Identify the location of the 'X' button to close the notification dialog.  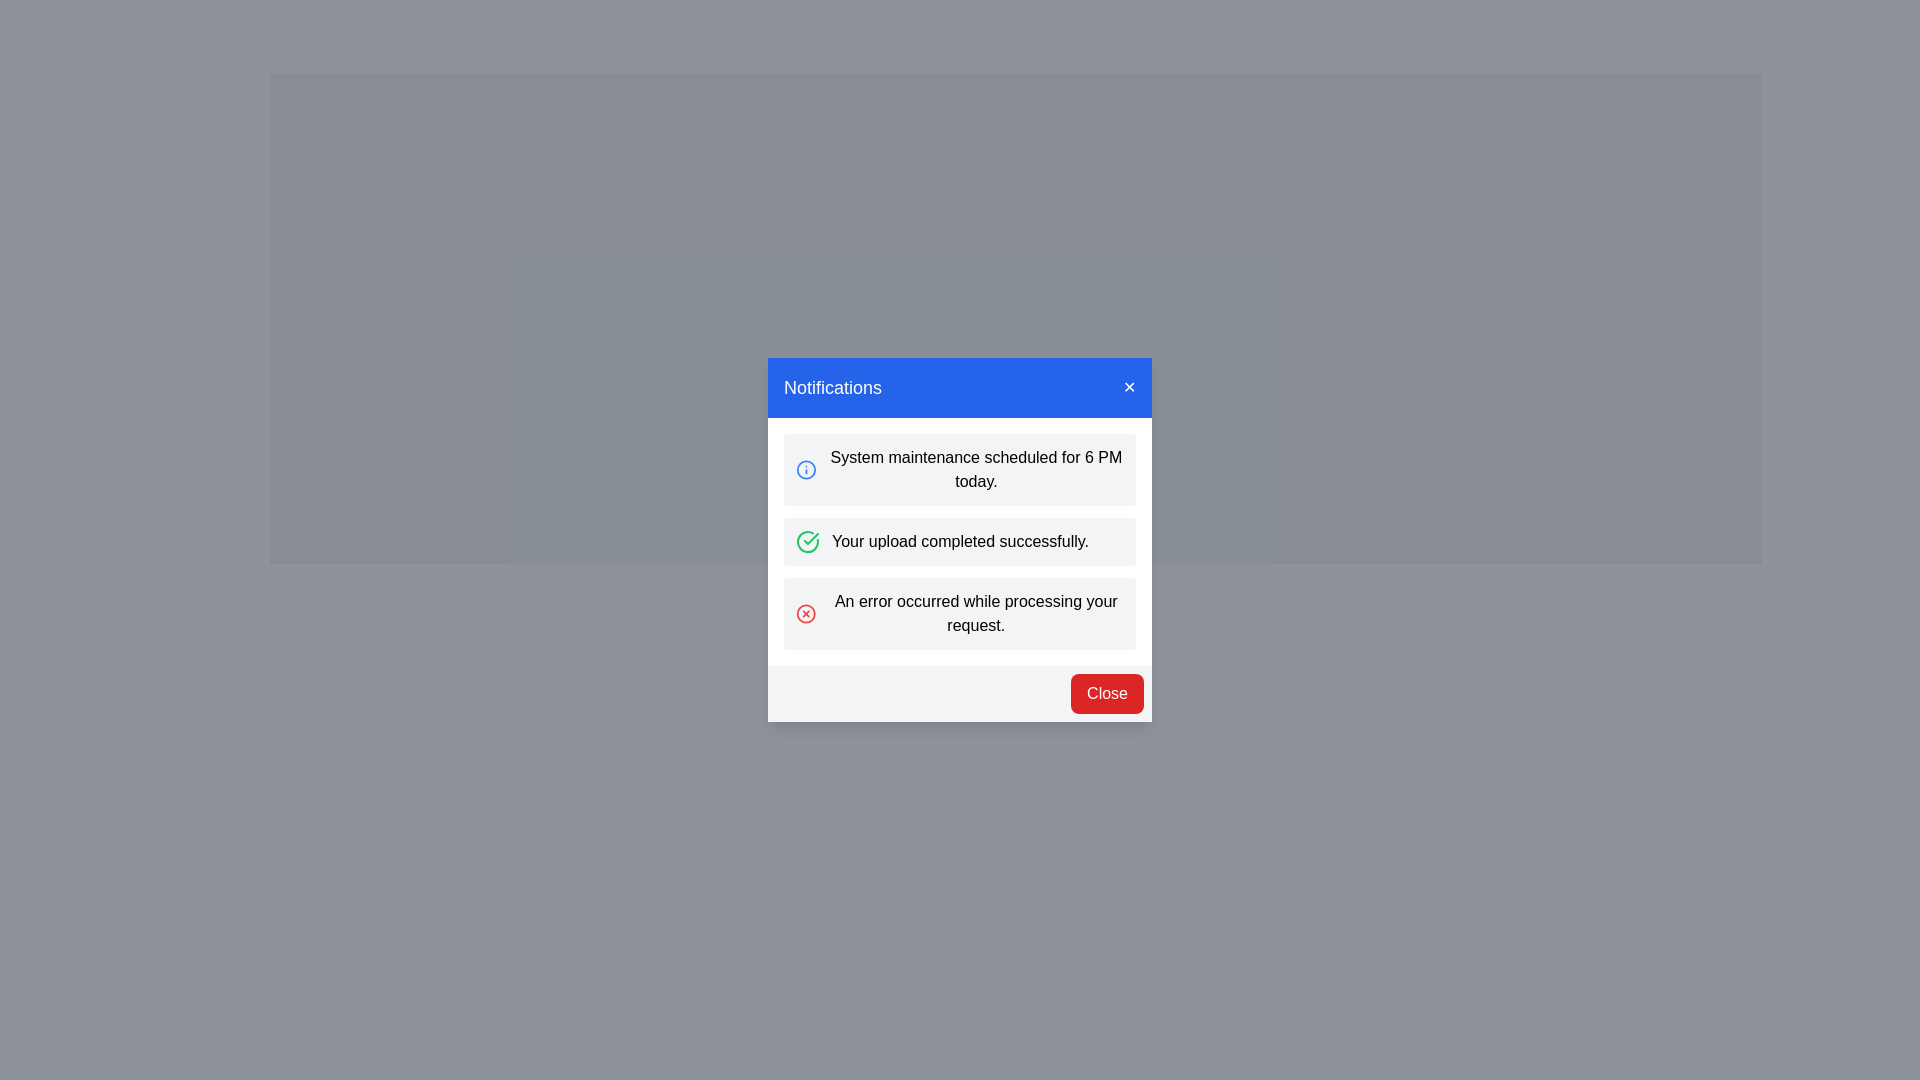
(1129, 388).